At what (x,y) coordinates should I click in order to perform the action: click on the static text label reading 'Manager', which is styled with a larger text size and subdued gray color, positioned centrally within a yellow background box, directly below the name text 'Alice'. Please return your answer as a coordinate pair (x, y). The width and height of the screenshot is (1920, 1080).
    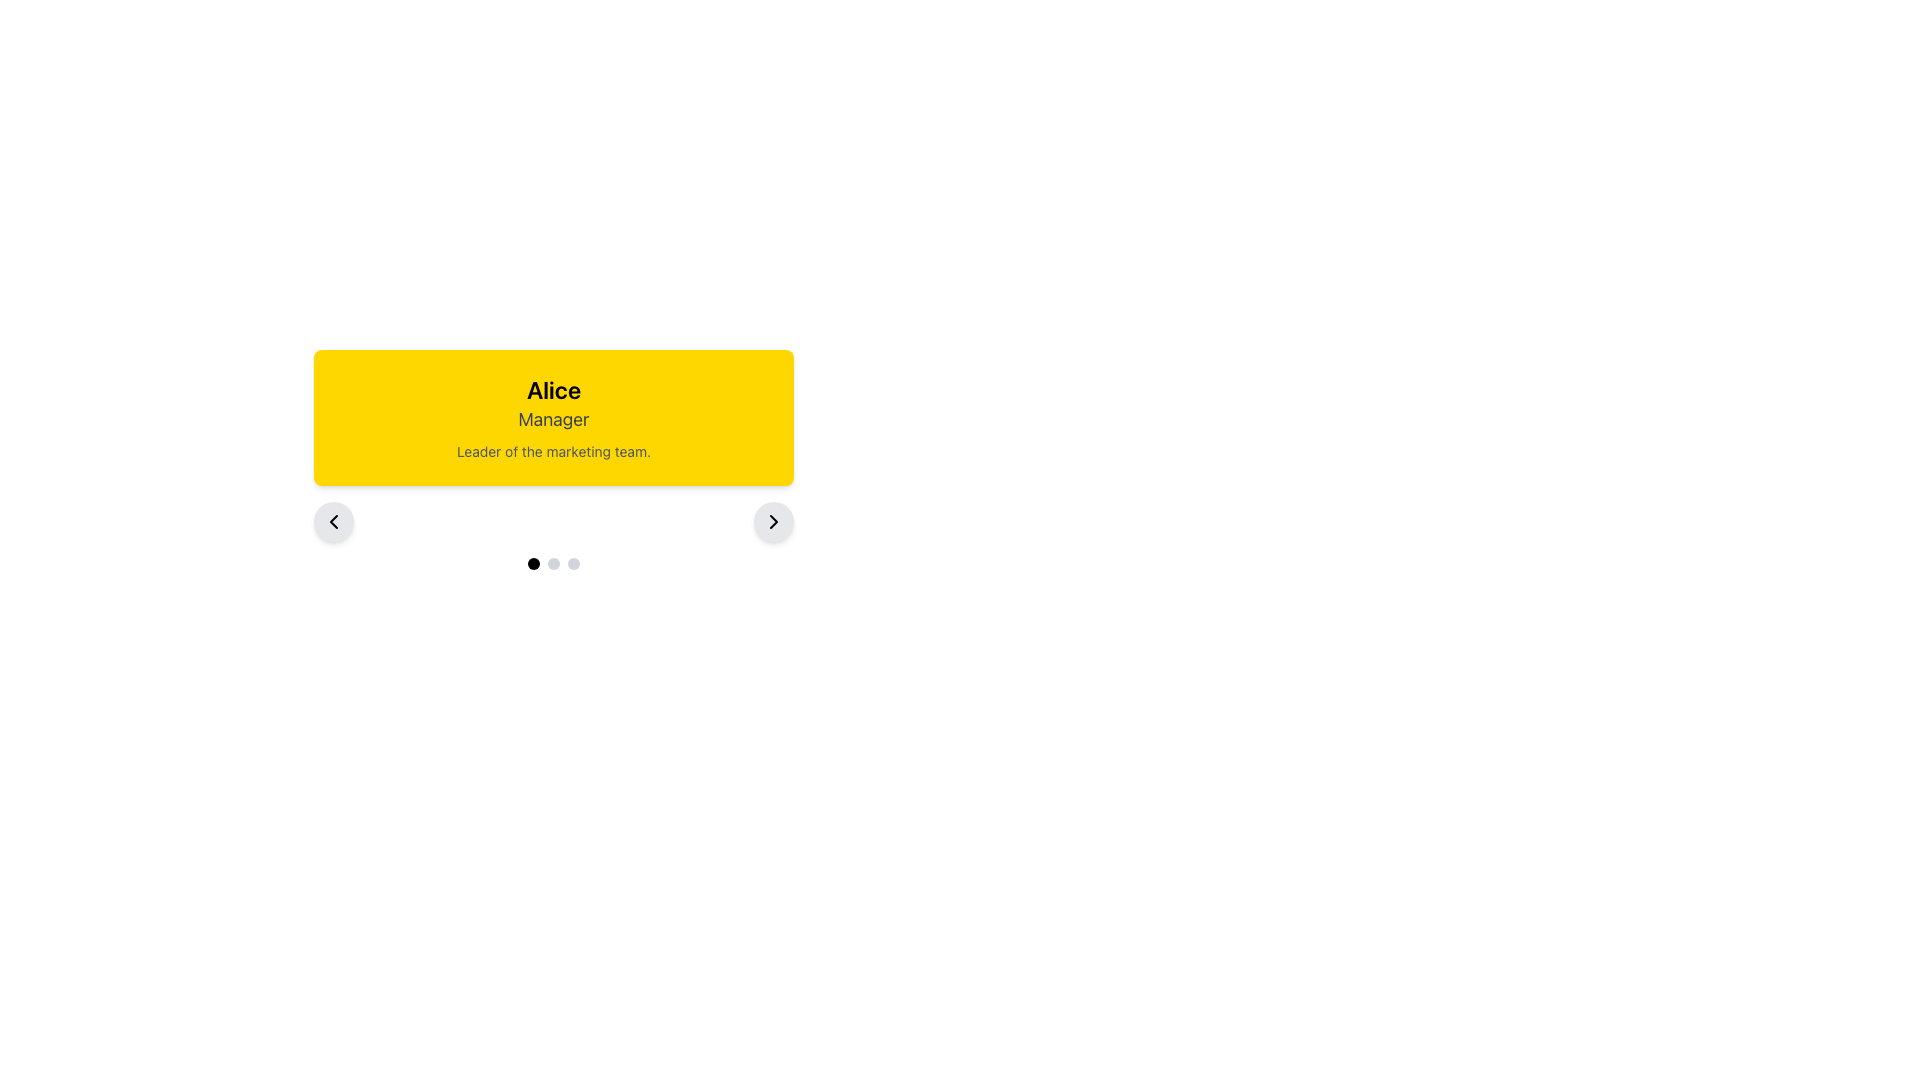
    Looking at the image, I should click on (553, 419).